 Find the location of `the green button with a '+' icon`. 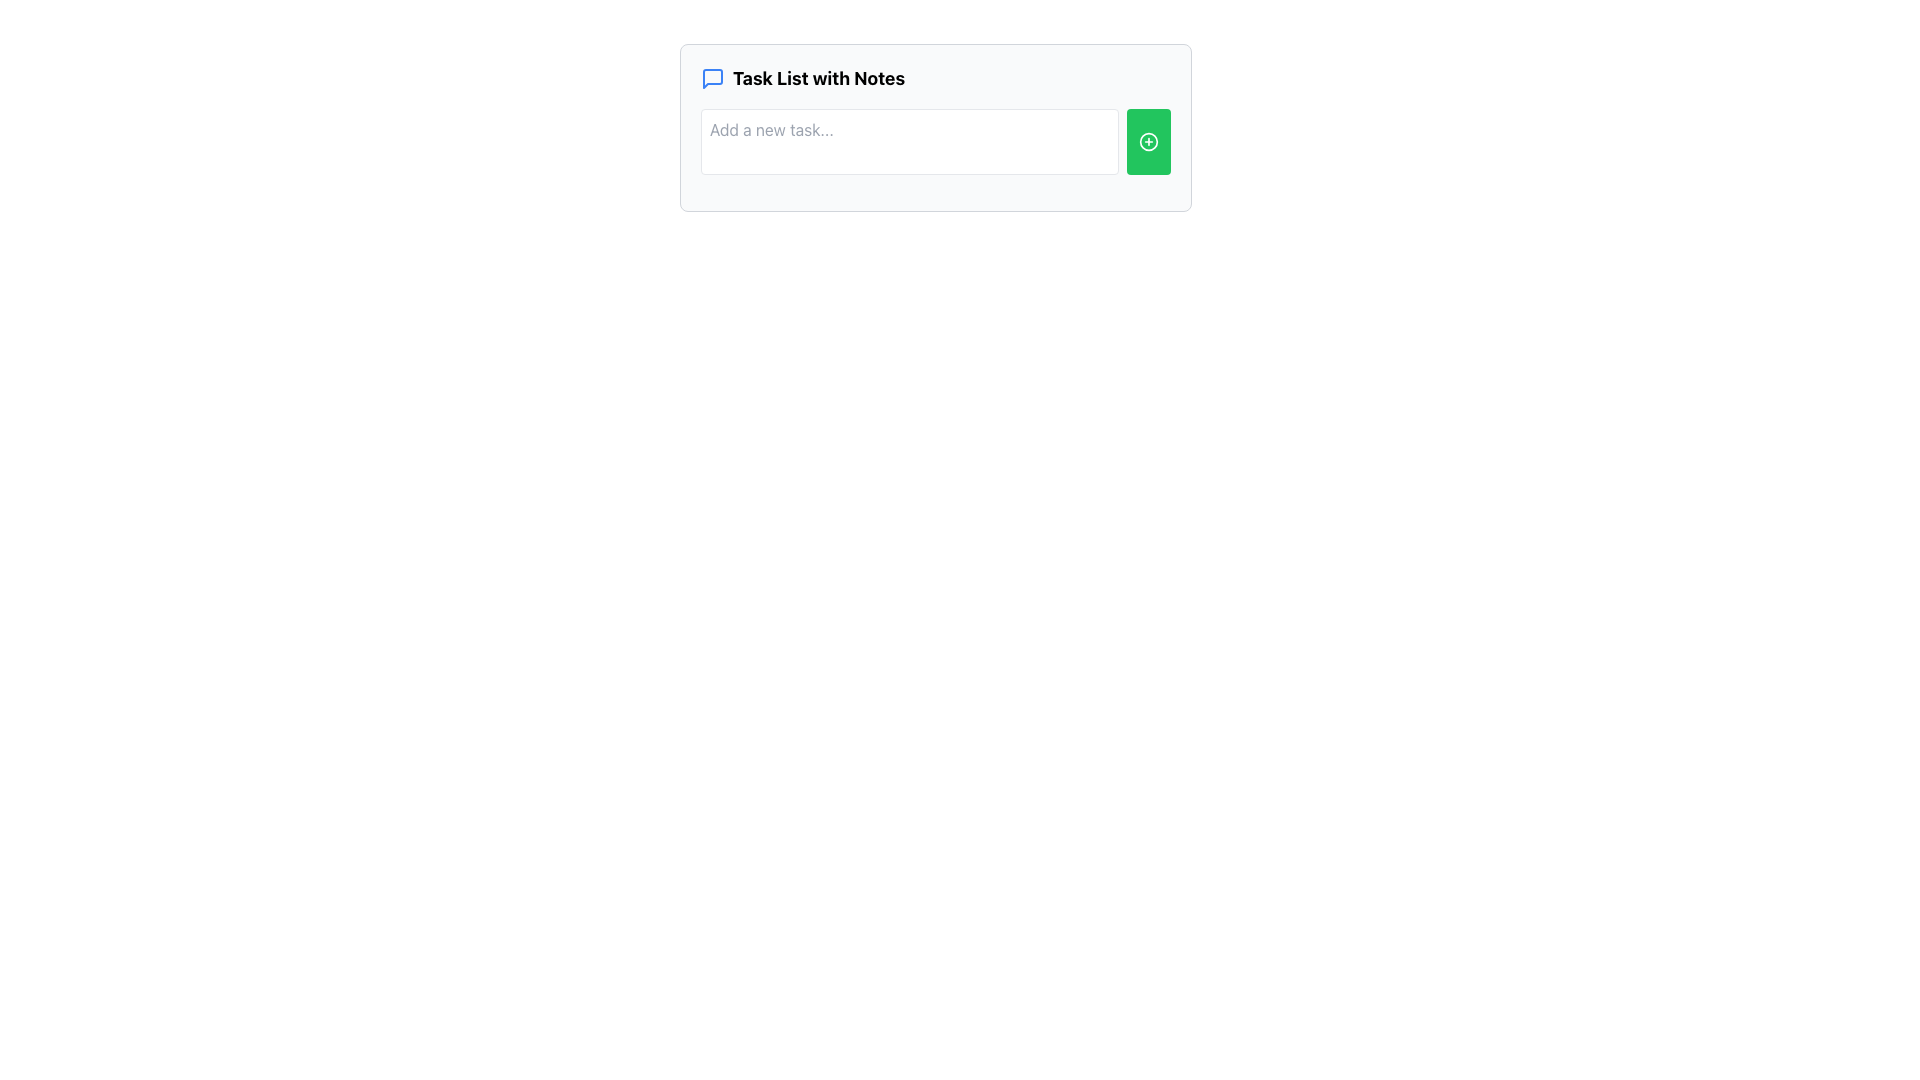

the green button with a '+' icon is located at coordinates (1148, 141).